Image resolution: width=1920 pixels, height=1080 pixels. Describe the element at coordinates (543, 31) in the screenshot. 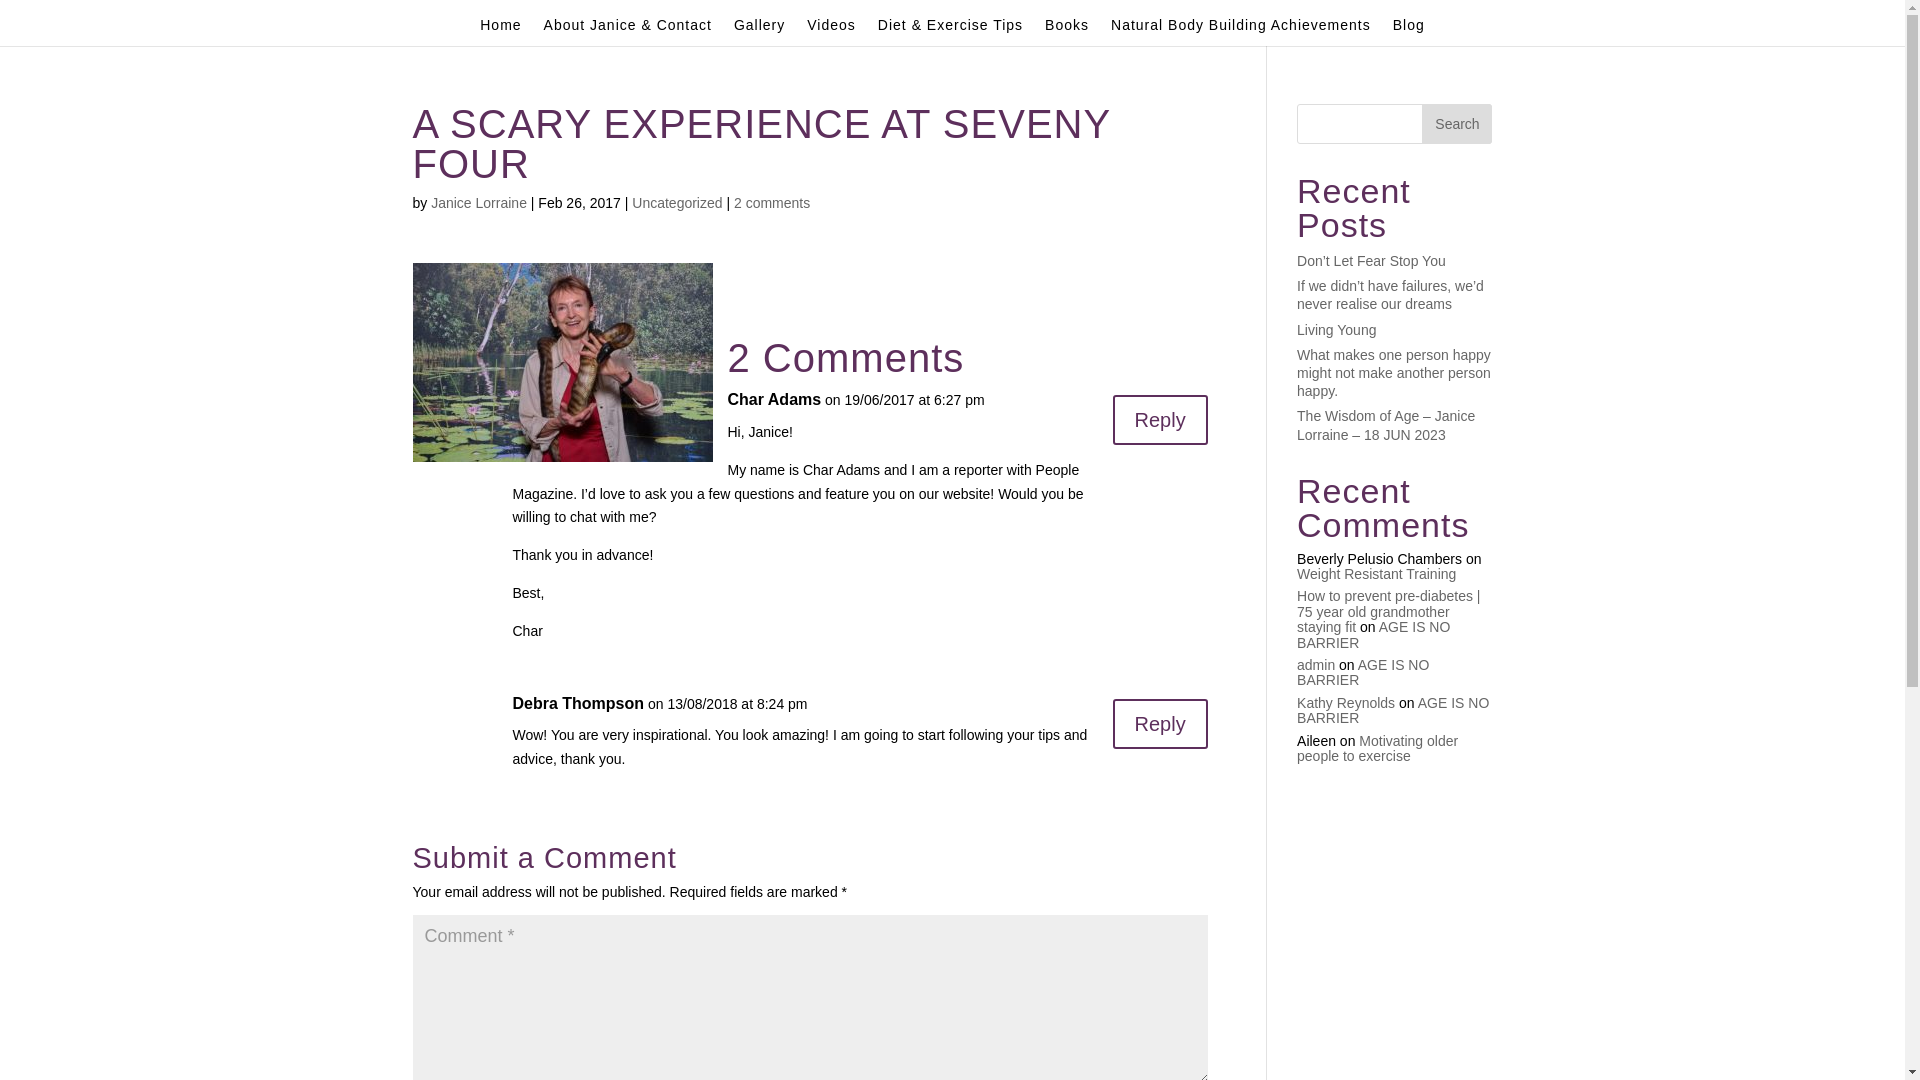

I see `'About Janice & Contact'` at that location.